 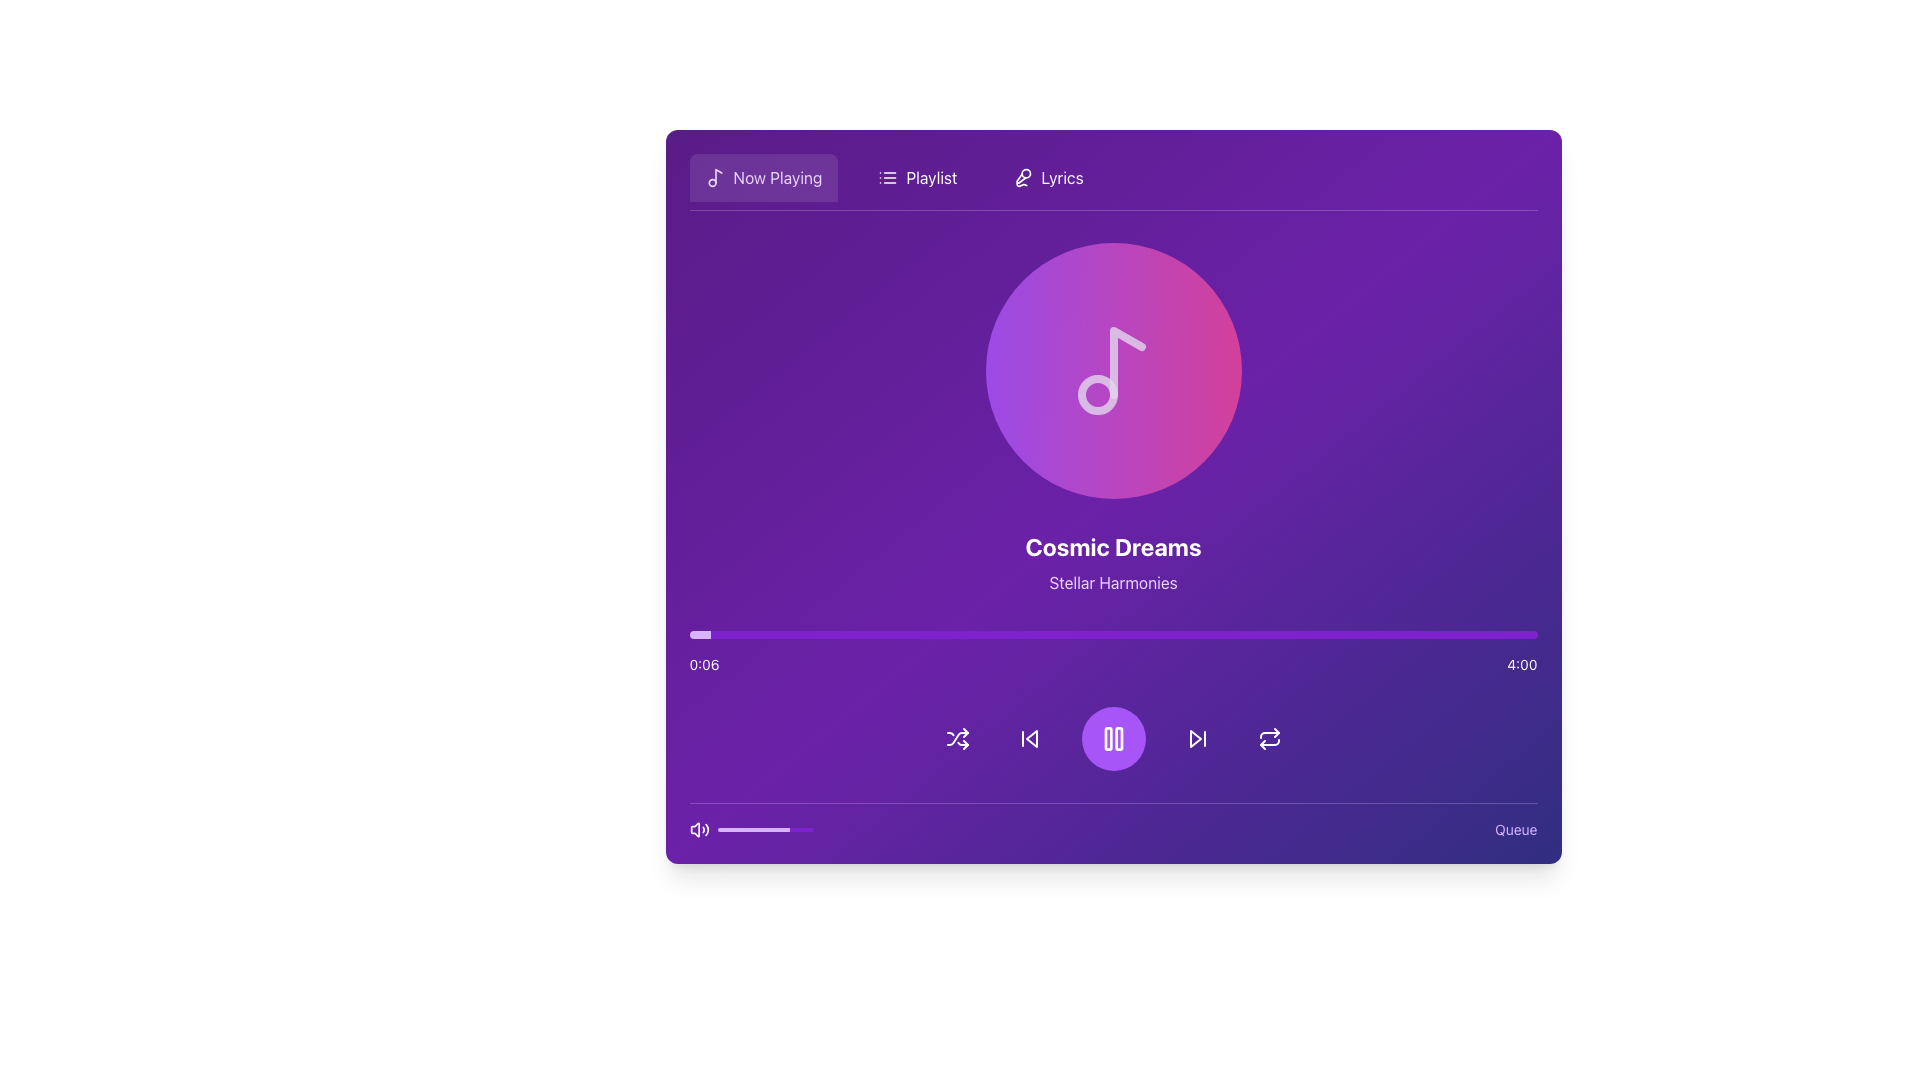 I want to click on playback progress, so click(x=1461, y=635).